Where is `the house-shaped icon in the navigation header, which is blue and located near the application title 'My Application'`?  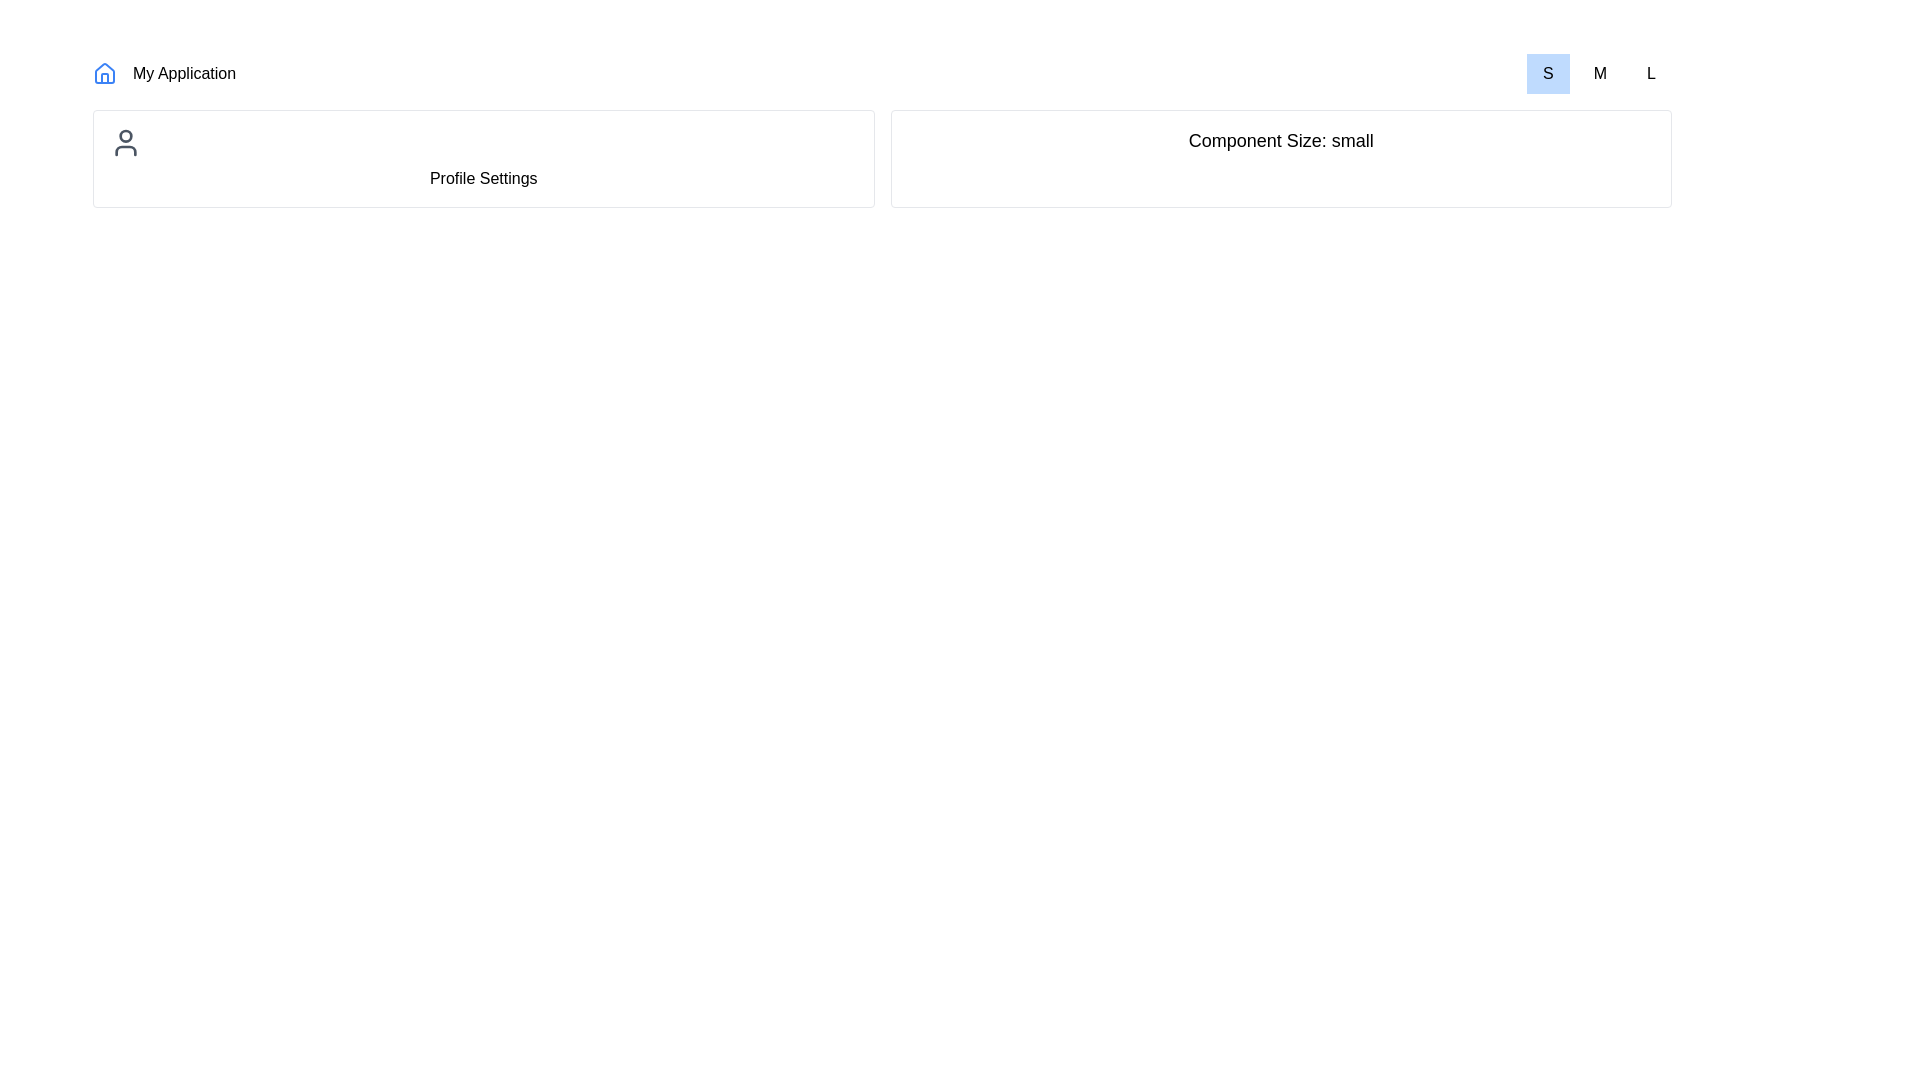 the house-shaped icon in the navigation header, which is blue and located near the application title 'My Application' is located at coordinates (104, 72).